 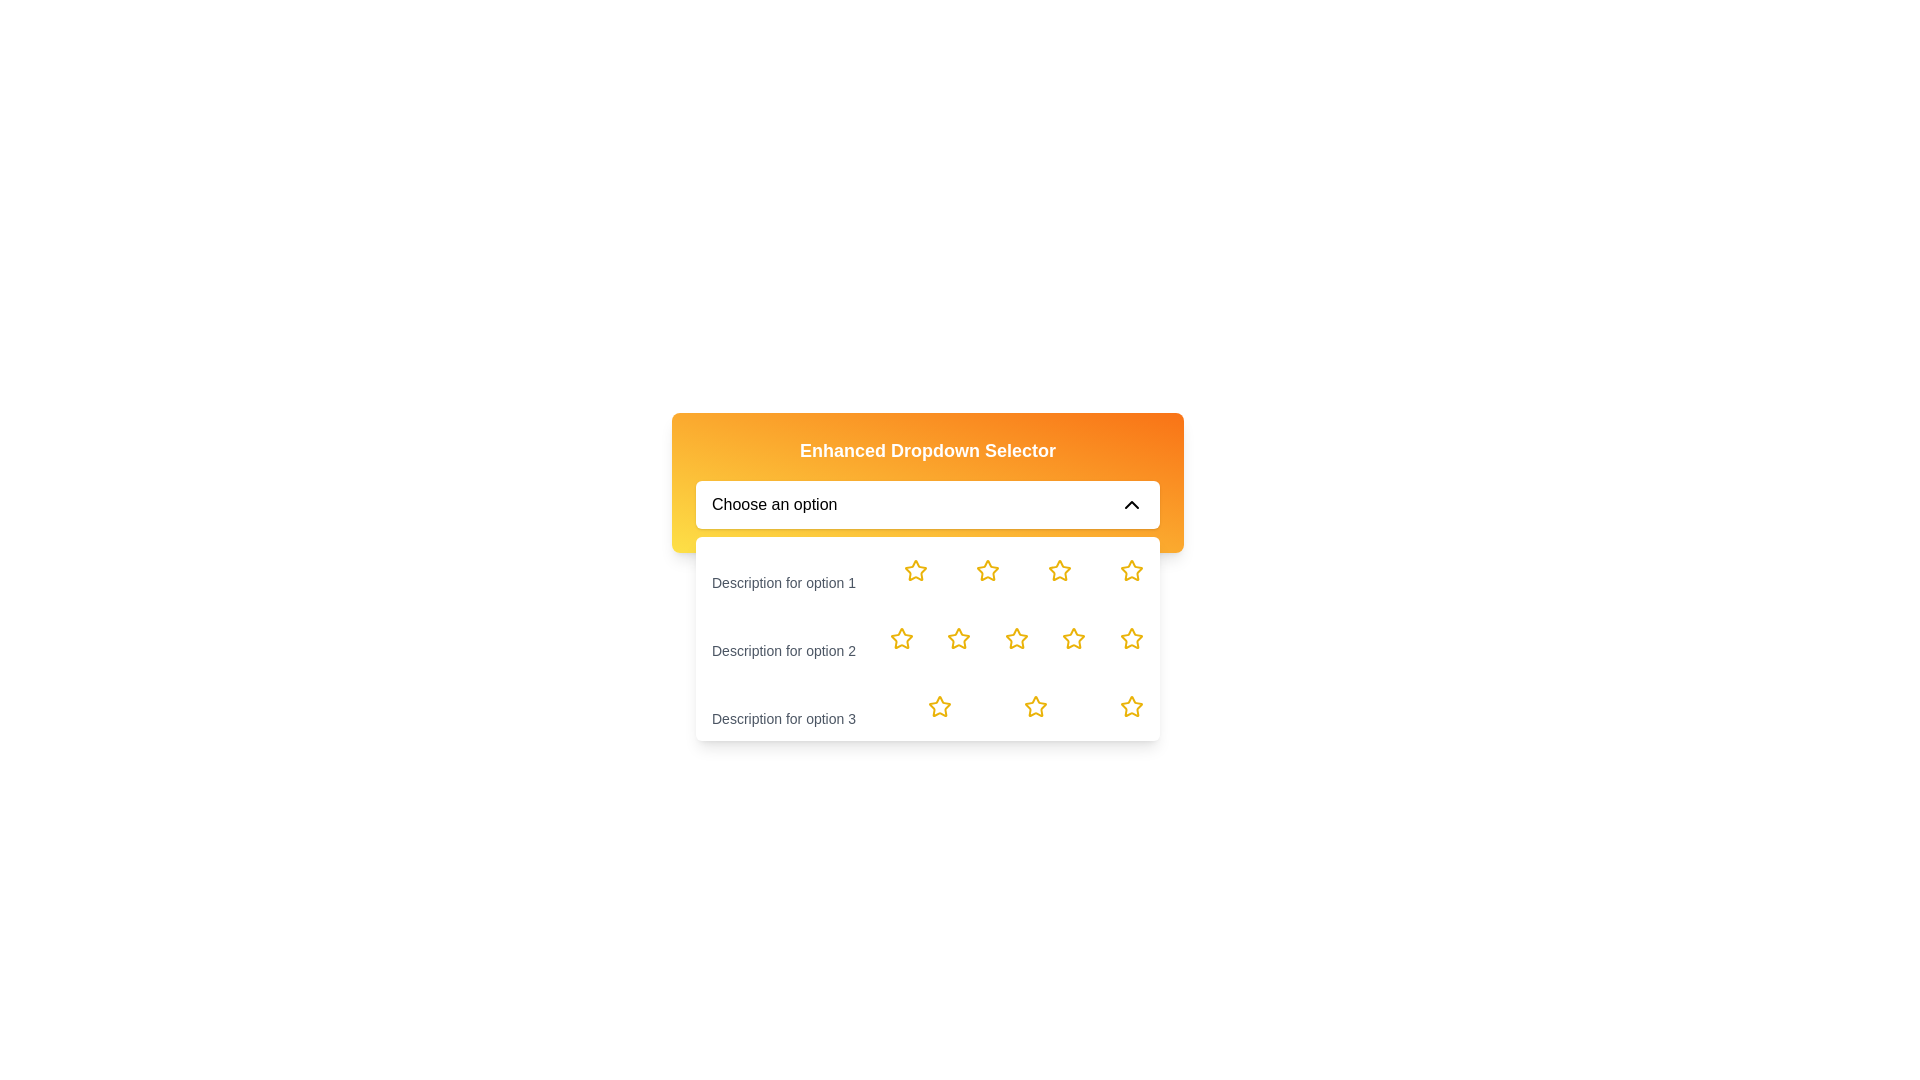 I want to click on the dropdown button displaying 'Choose an option', so click(x=926, y=504).